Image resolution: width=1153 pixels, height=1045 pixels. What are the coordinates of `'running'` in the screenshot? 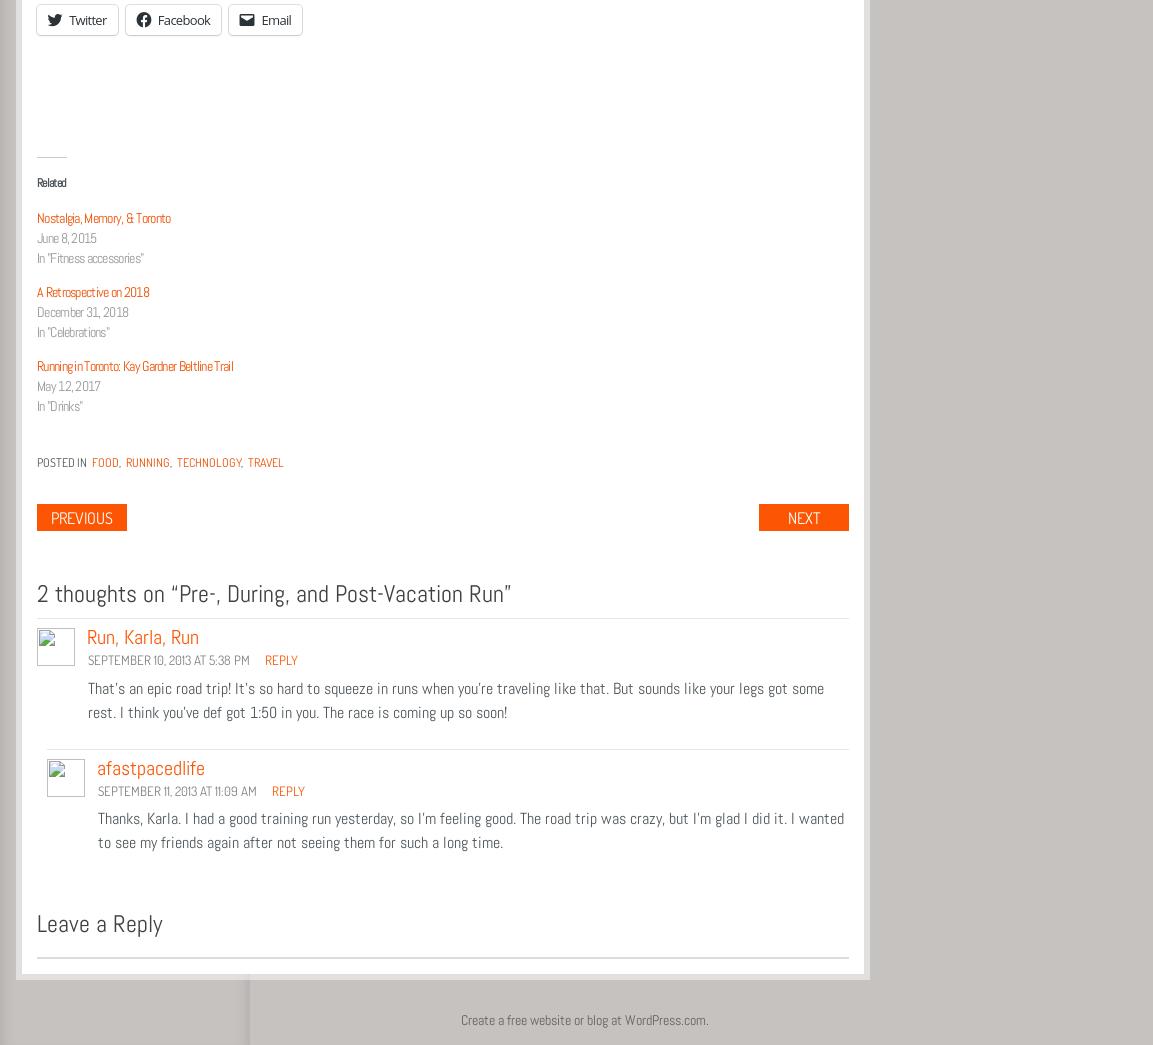 It's located at (148, 461).